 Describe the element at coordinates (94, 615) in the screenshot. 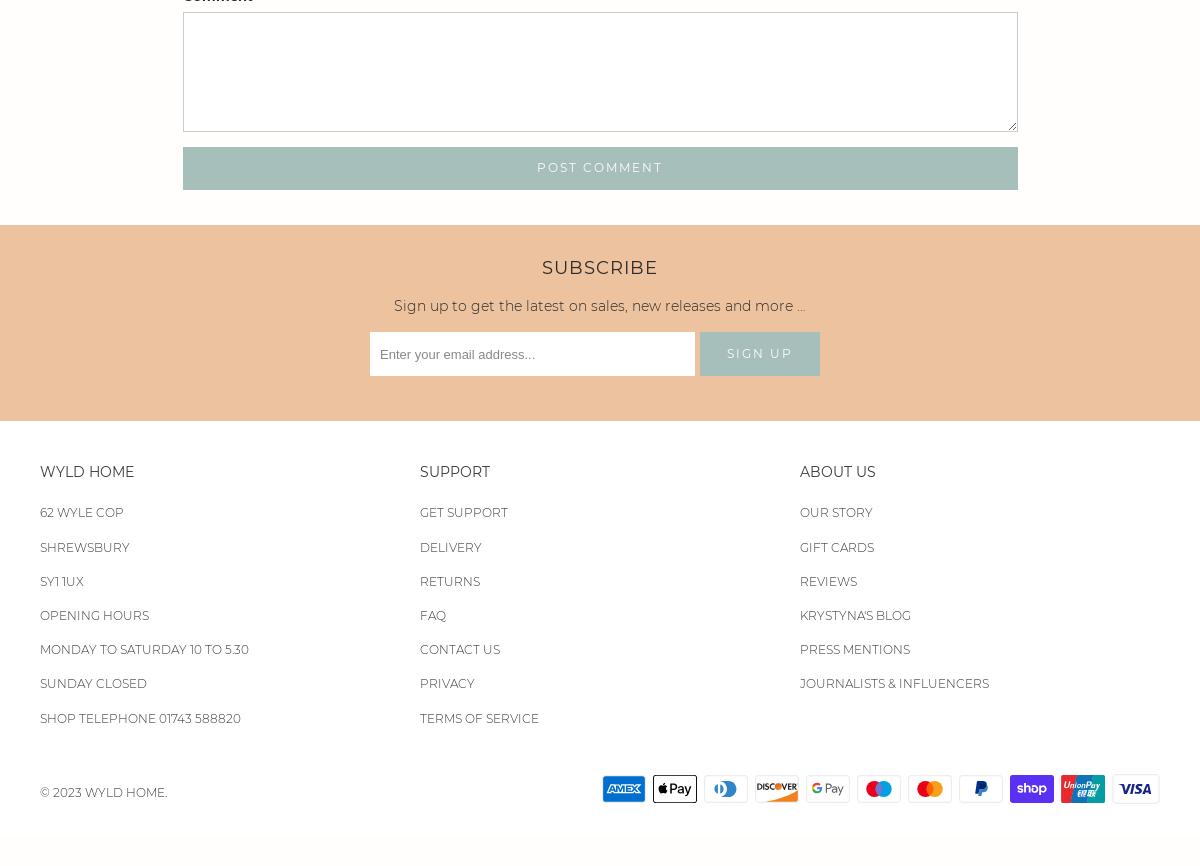

I see `'OPENING HOURS'` at that location.